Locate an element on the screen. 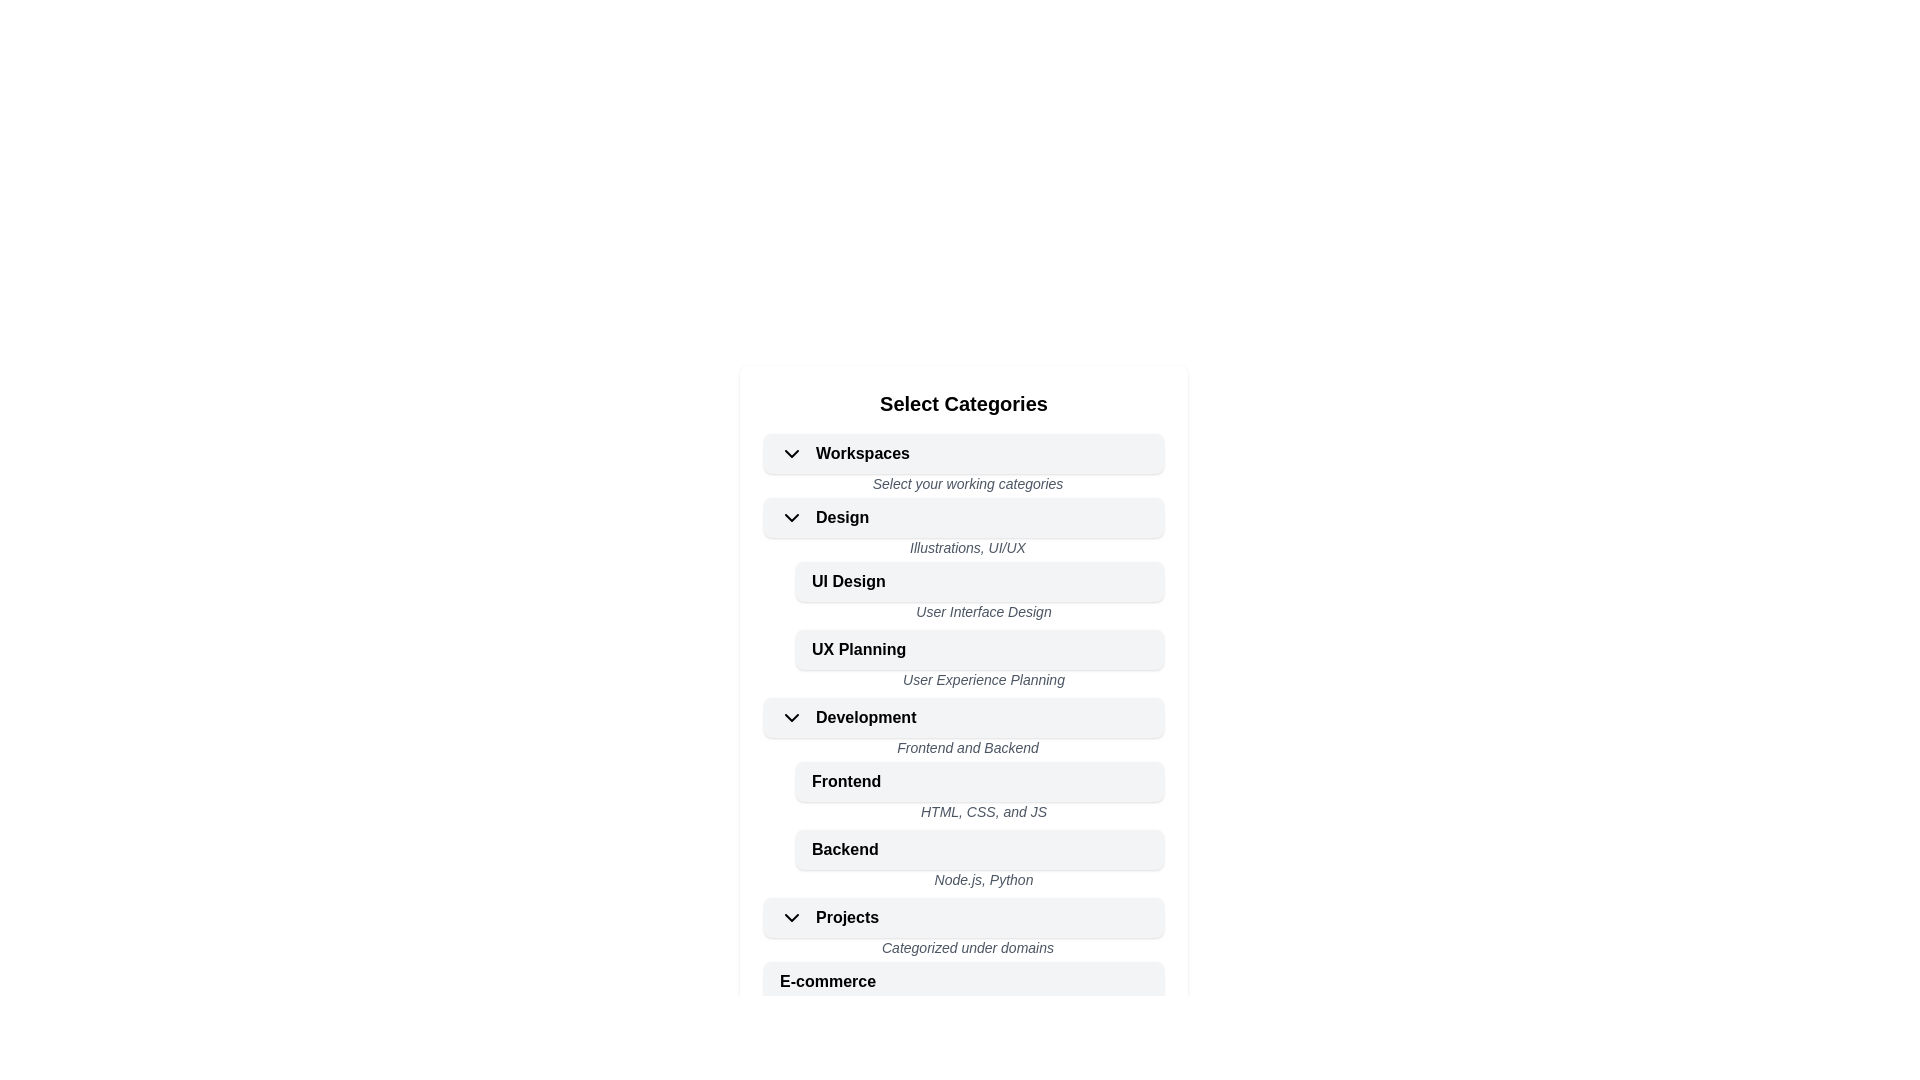 This screenshot has width=1920, height=1080. the position of the Text Display Area that serves as a descriptive label for 'Frontend' development, located in the 'Development' section, above the 'Backend' entry is located at coordinates (964, 793).